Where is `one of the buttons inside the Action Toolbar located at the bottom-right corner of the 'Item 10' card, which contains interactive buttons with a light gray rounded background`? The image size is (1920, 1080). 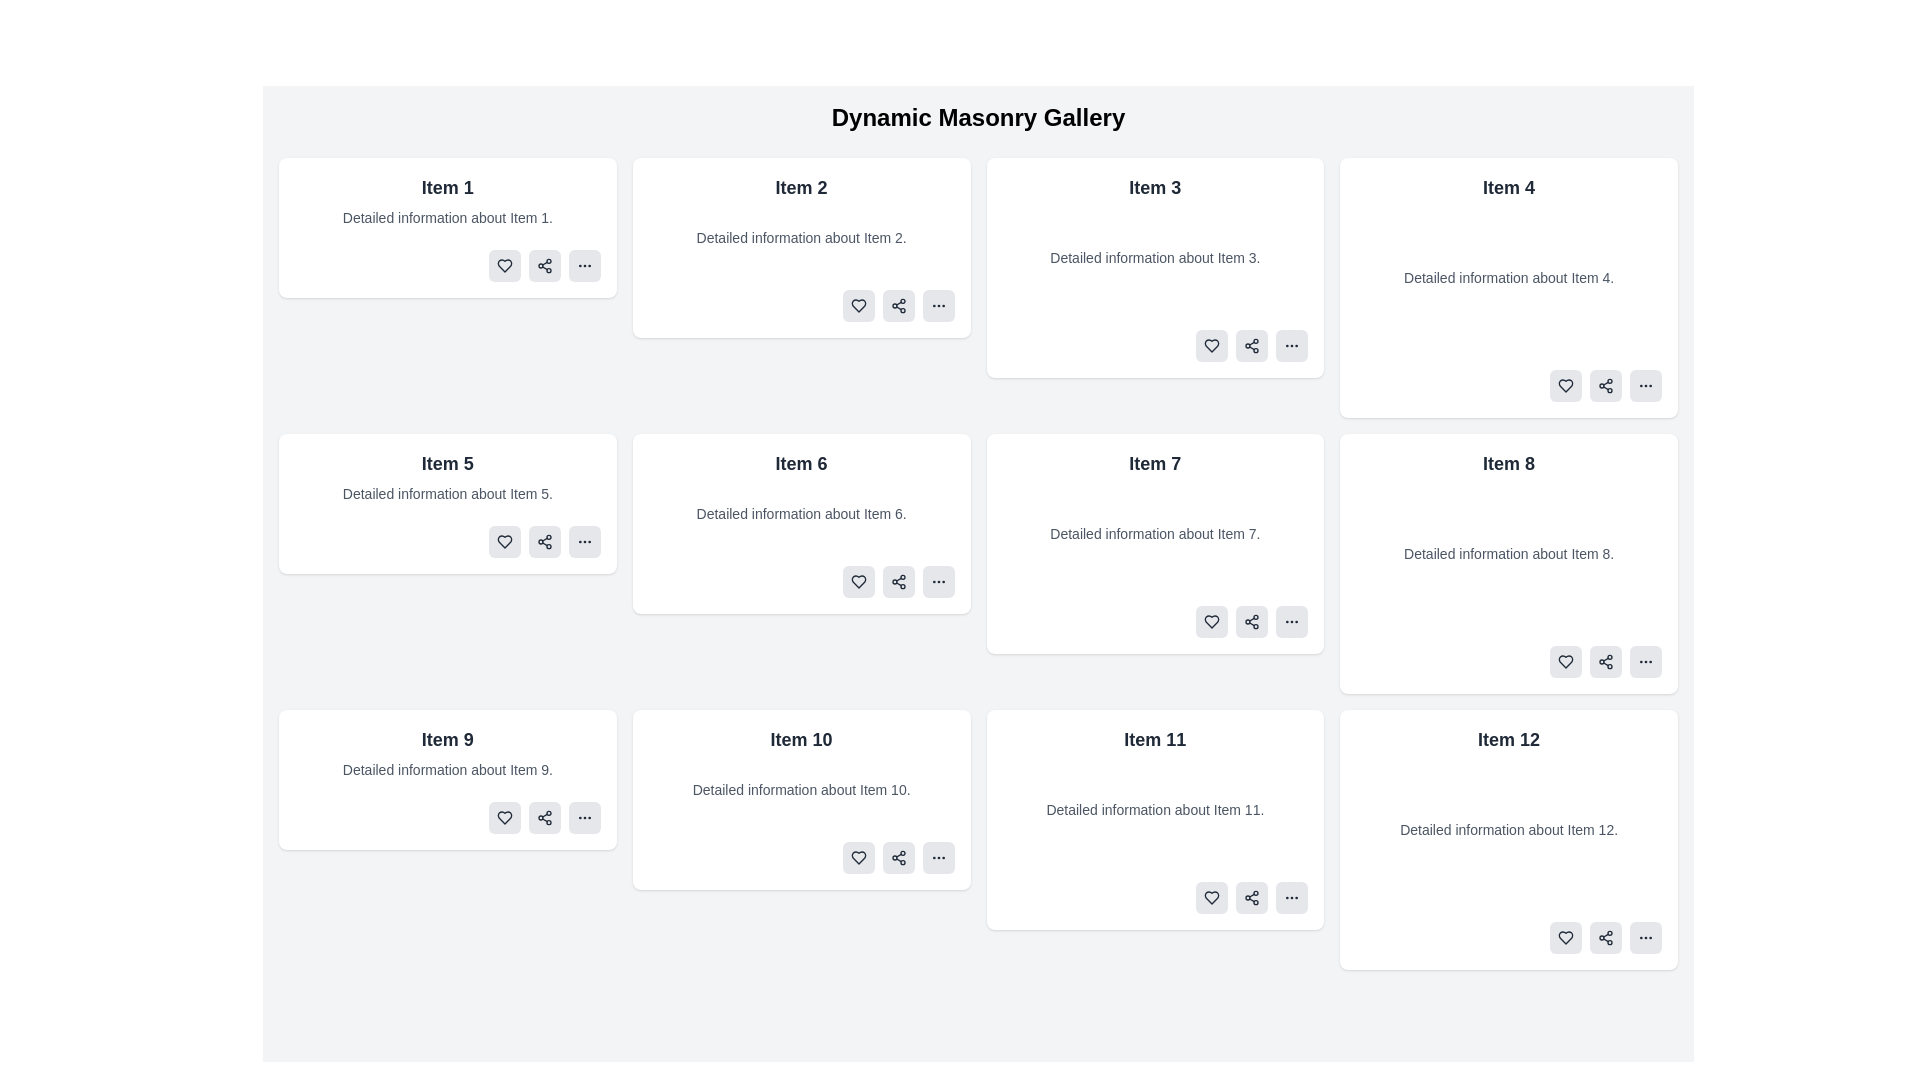
one of the buttons inside the Action Toolbar located at the bottom-right corner of the 'Item 10' card, which contains interactive buttons with a light gray rounded background is located at coordinates (801, 856).